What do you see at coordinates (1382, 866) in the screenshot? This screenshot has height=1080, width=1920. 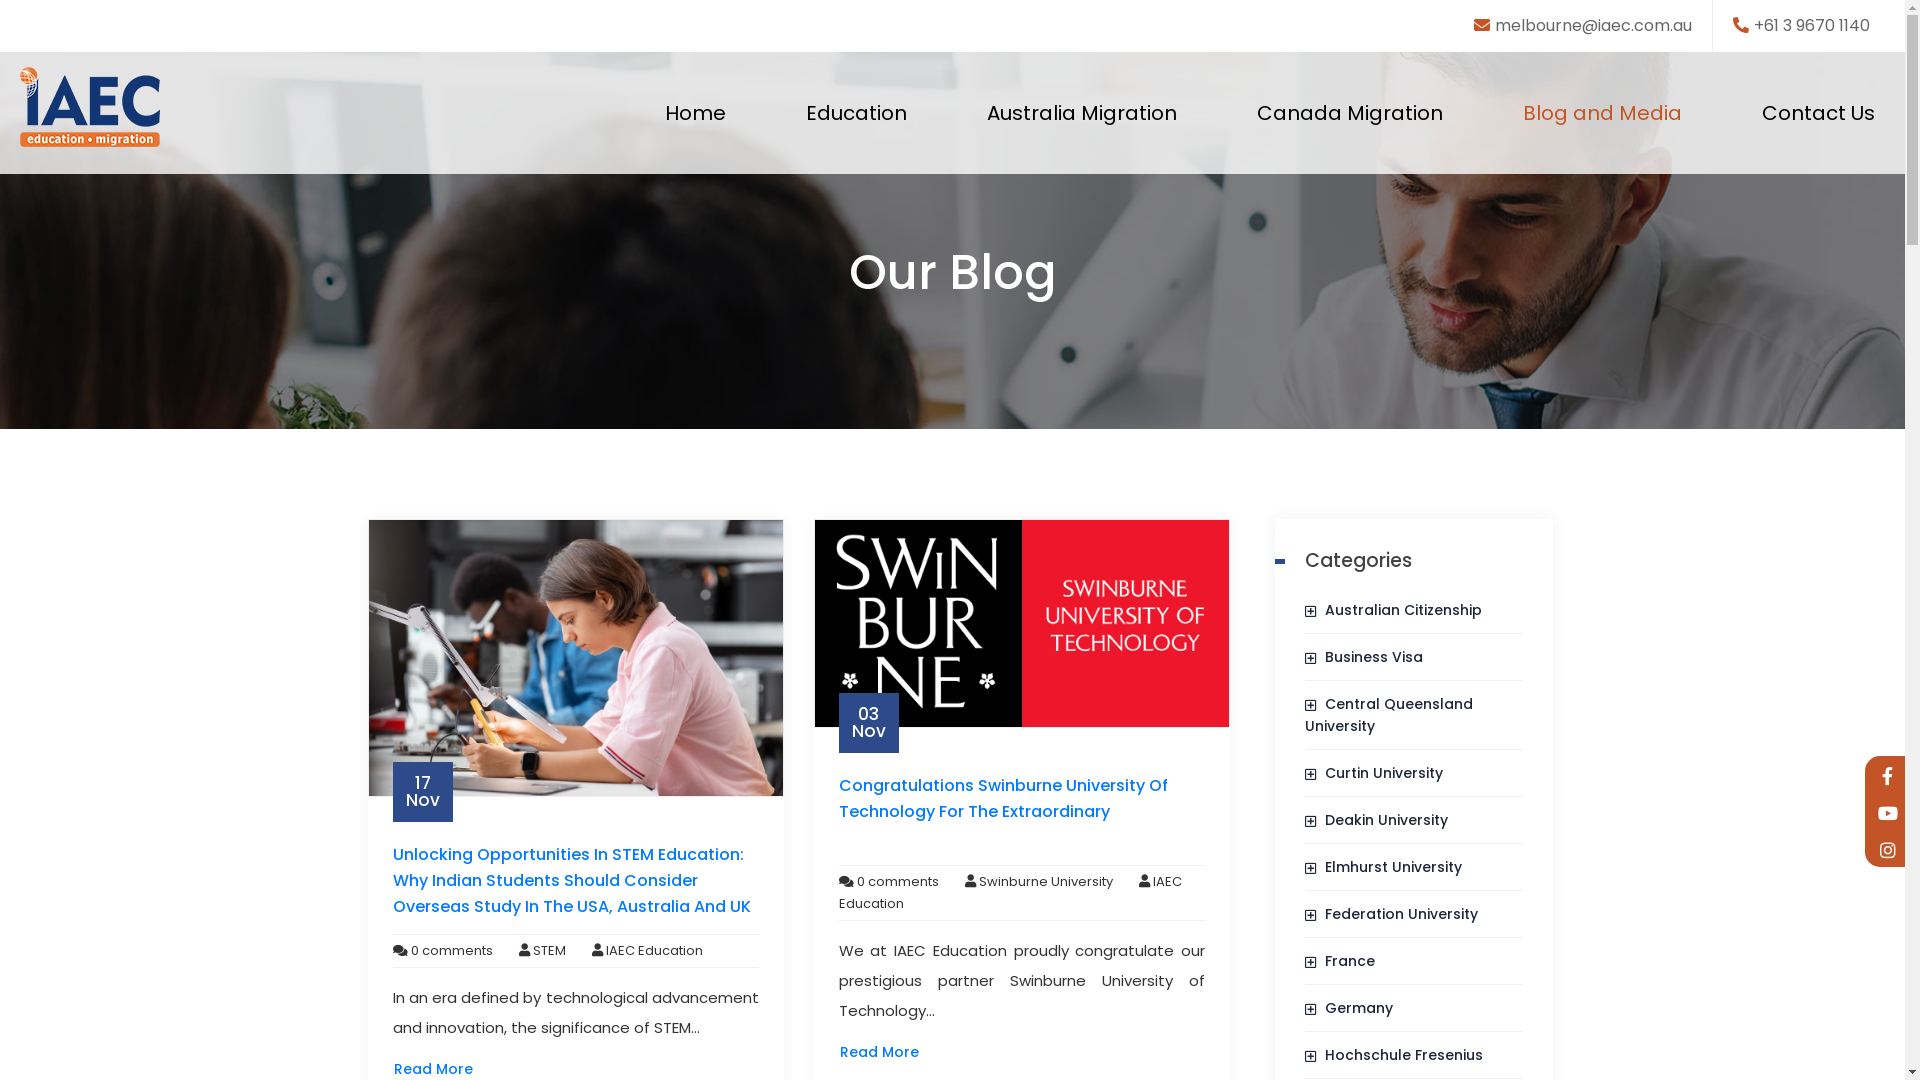 I see `'Elmhurst University'` at bounding box center [1382, 866].